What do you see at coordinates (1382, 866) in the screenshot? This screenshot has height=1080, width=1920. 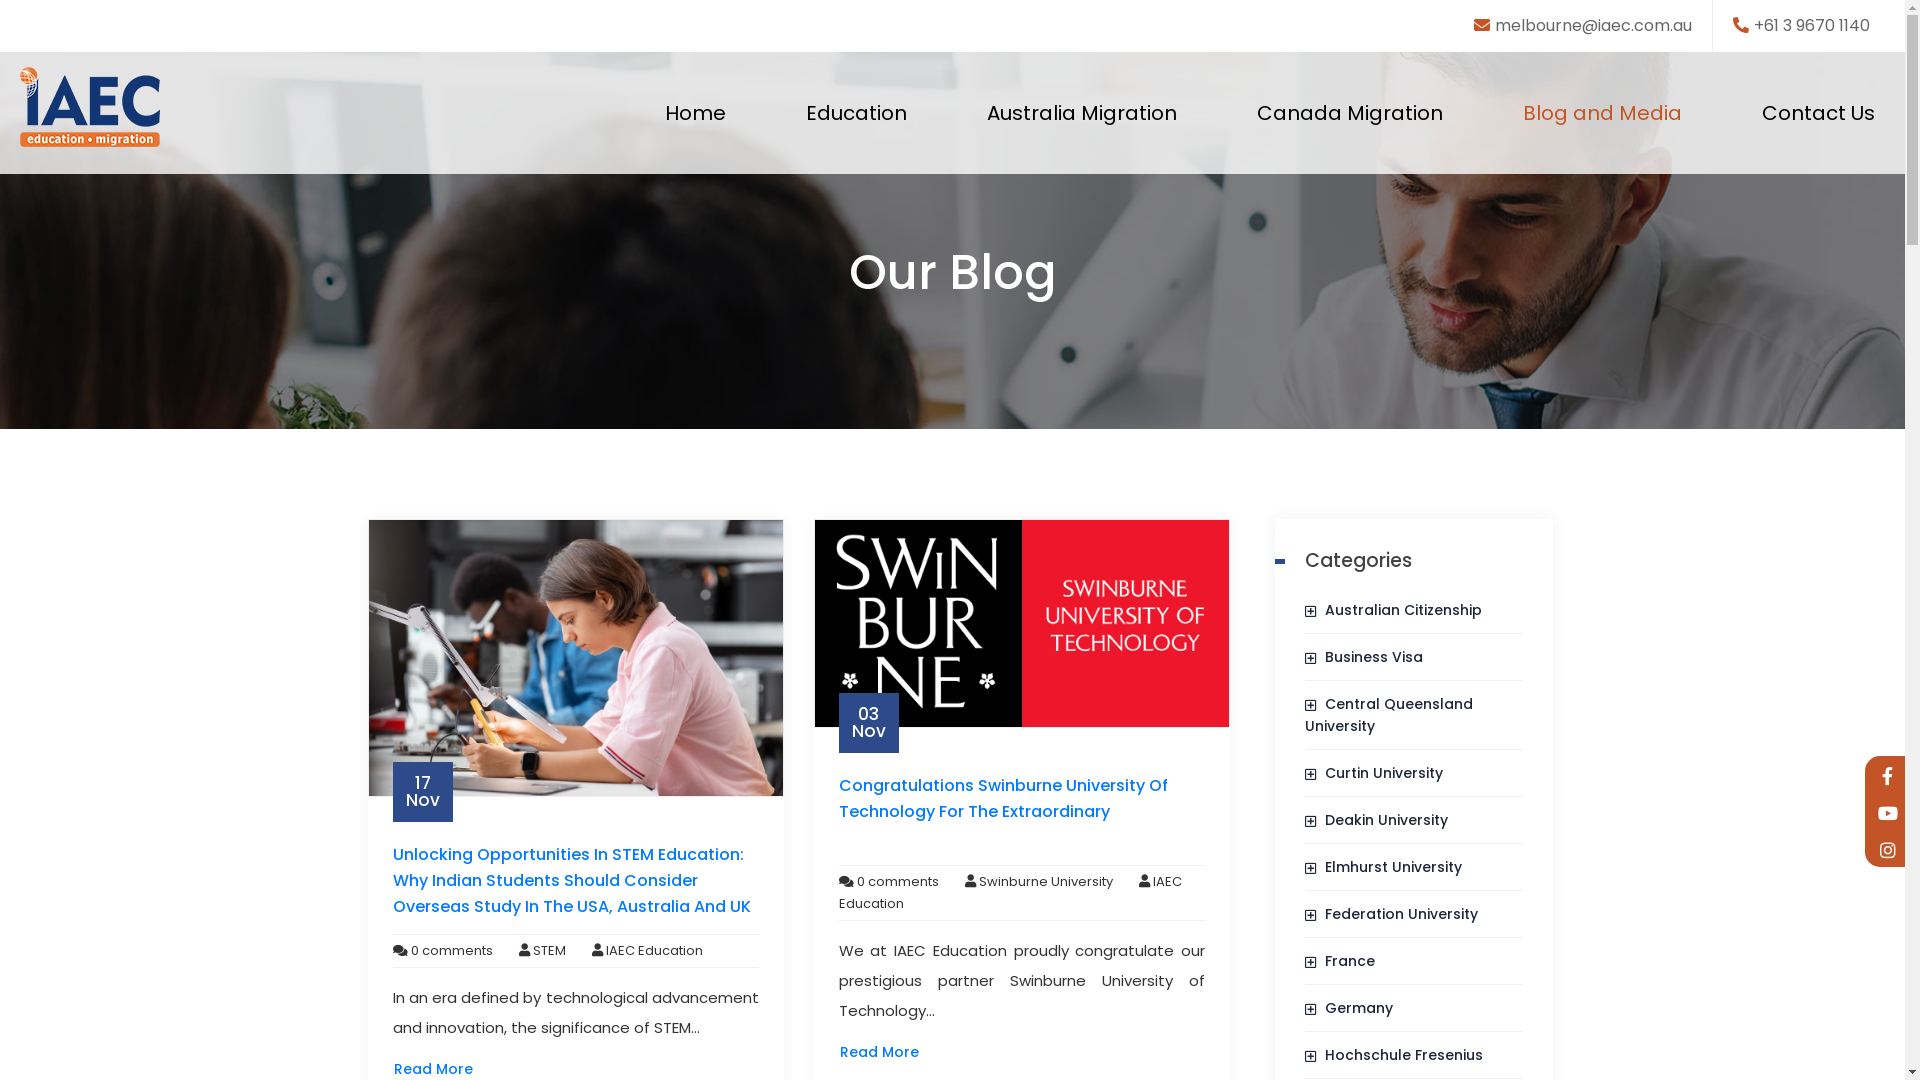 I see `'Elmhurst University'` at bounding box center [1382, 866].